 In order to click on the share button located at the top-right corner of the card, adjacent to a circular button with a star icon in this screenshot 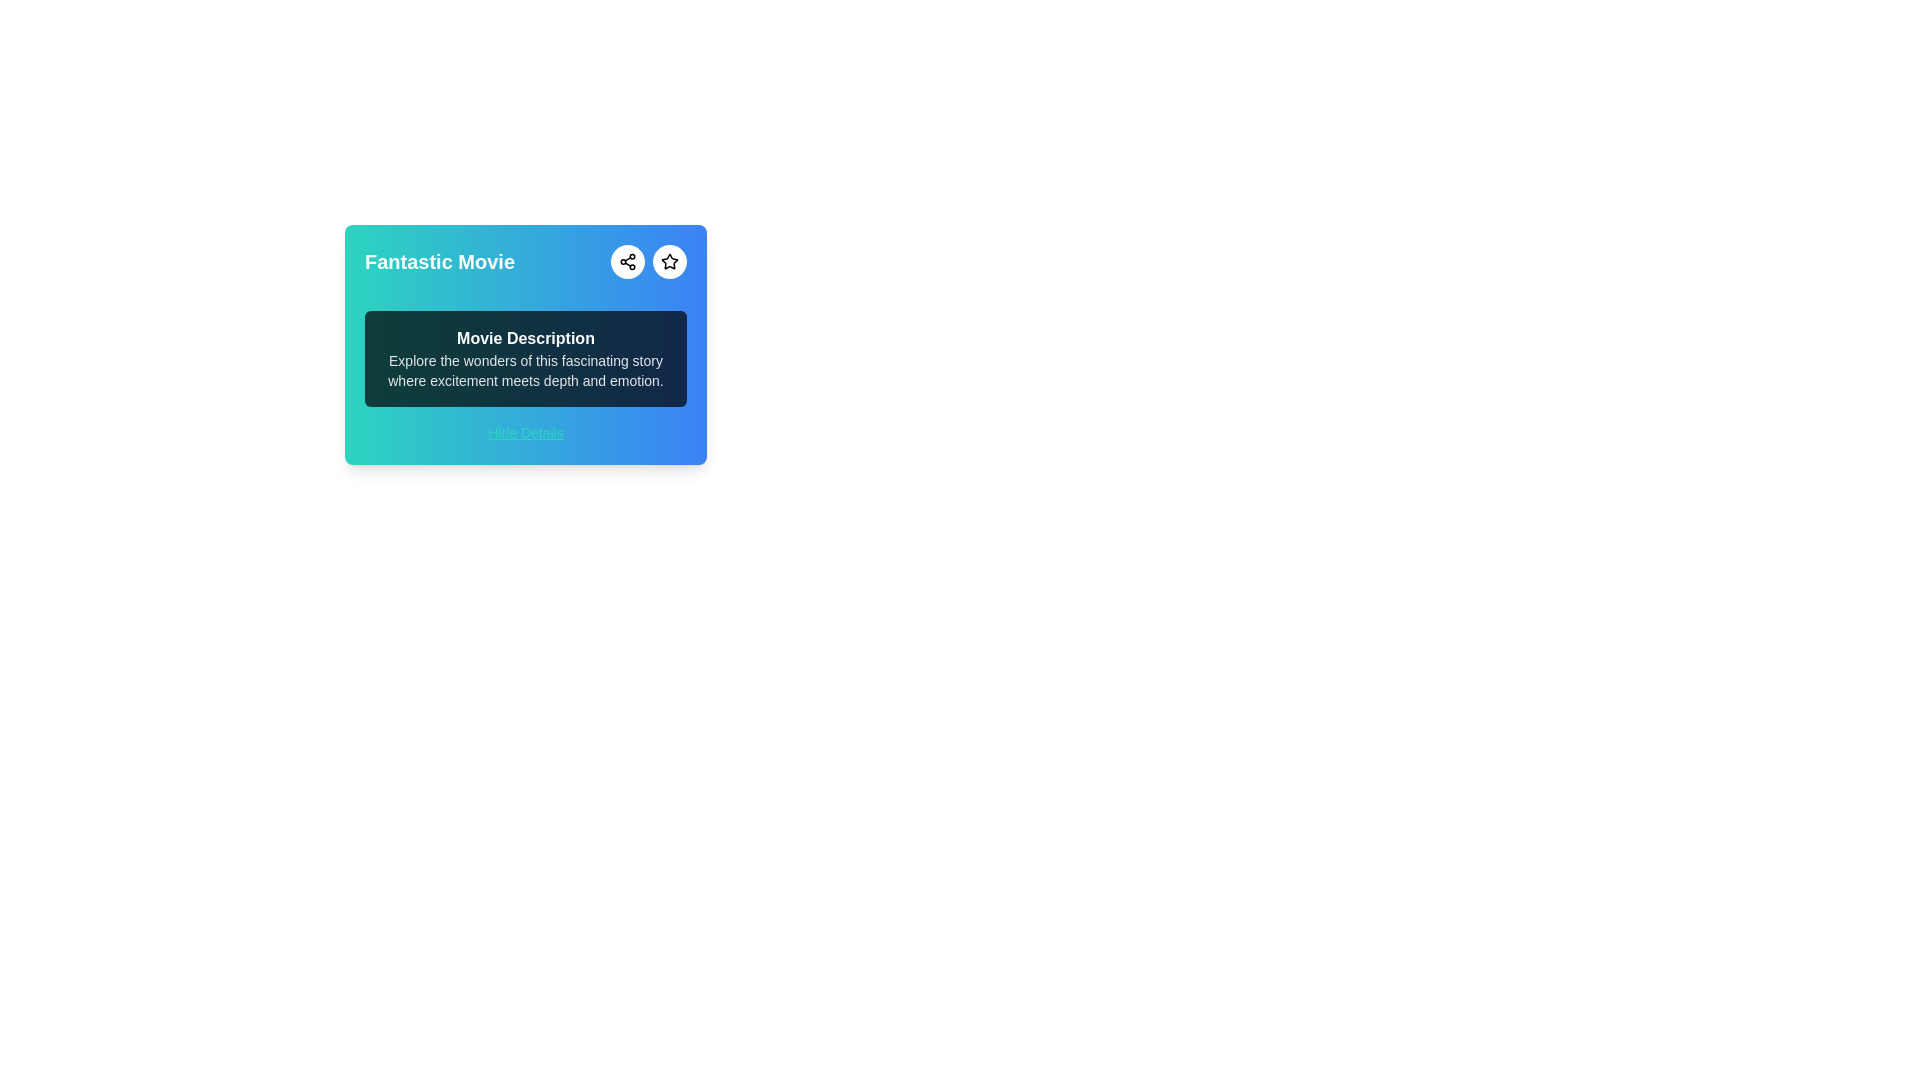, I will do `click(627, 261)`.